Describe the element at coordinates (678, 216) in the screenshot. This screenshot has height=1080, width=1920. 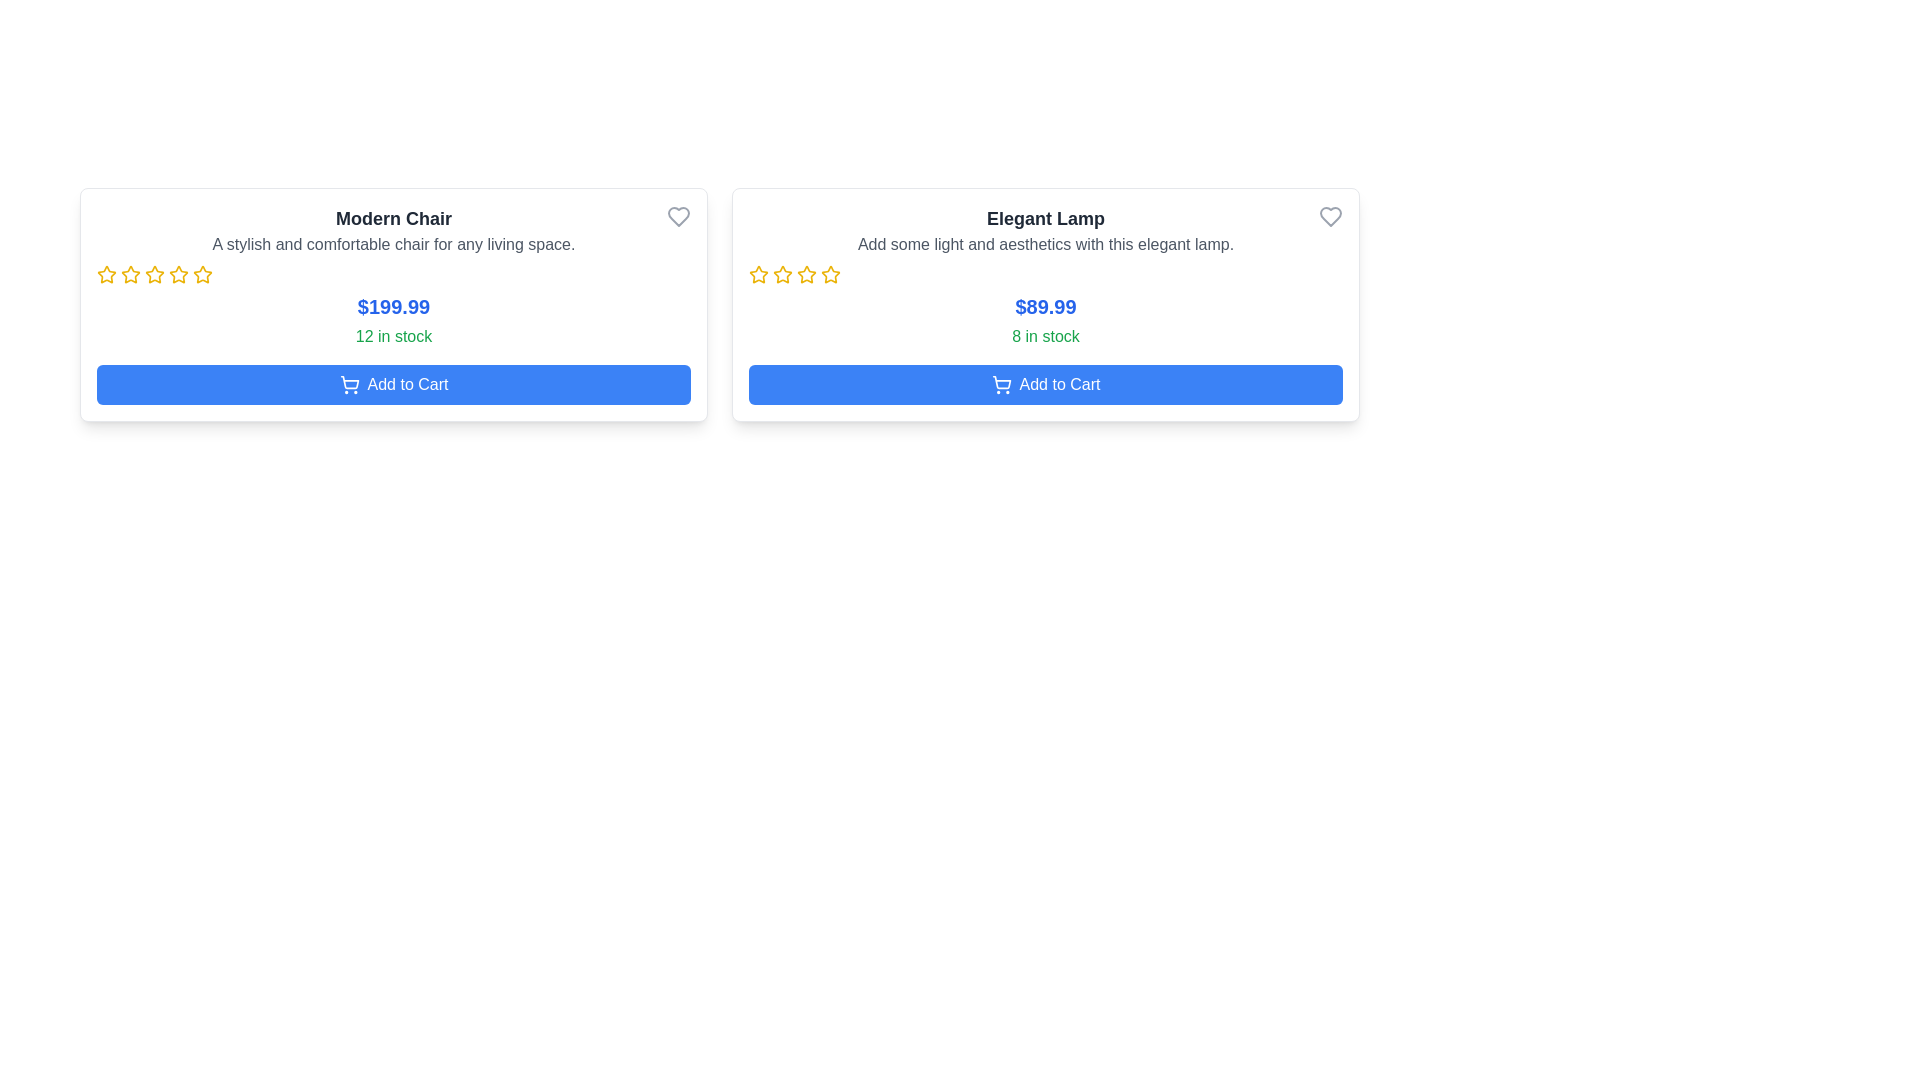
I see `the favorite icon button located at the upper-right corner of the 'Modern Chair' product card` at that location.